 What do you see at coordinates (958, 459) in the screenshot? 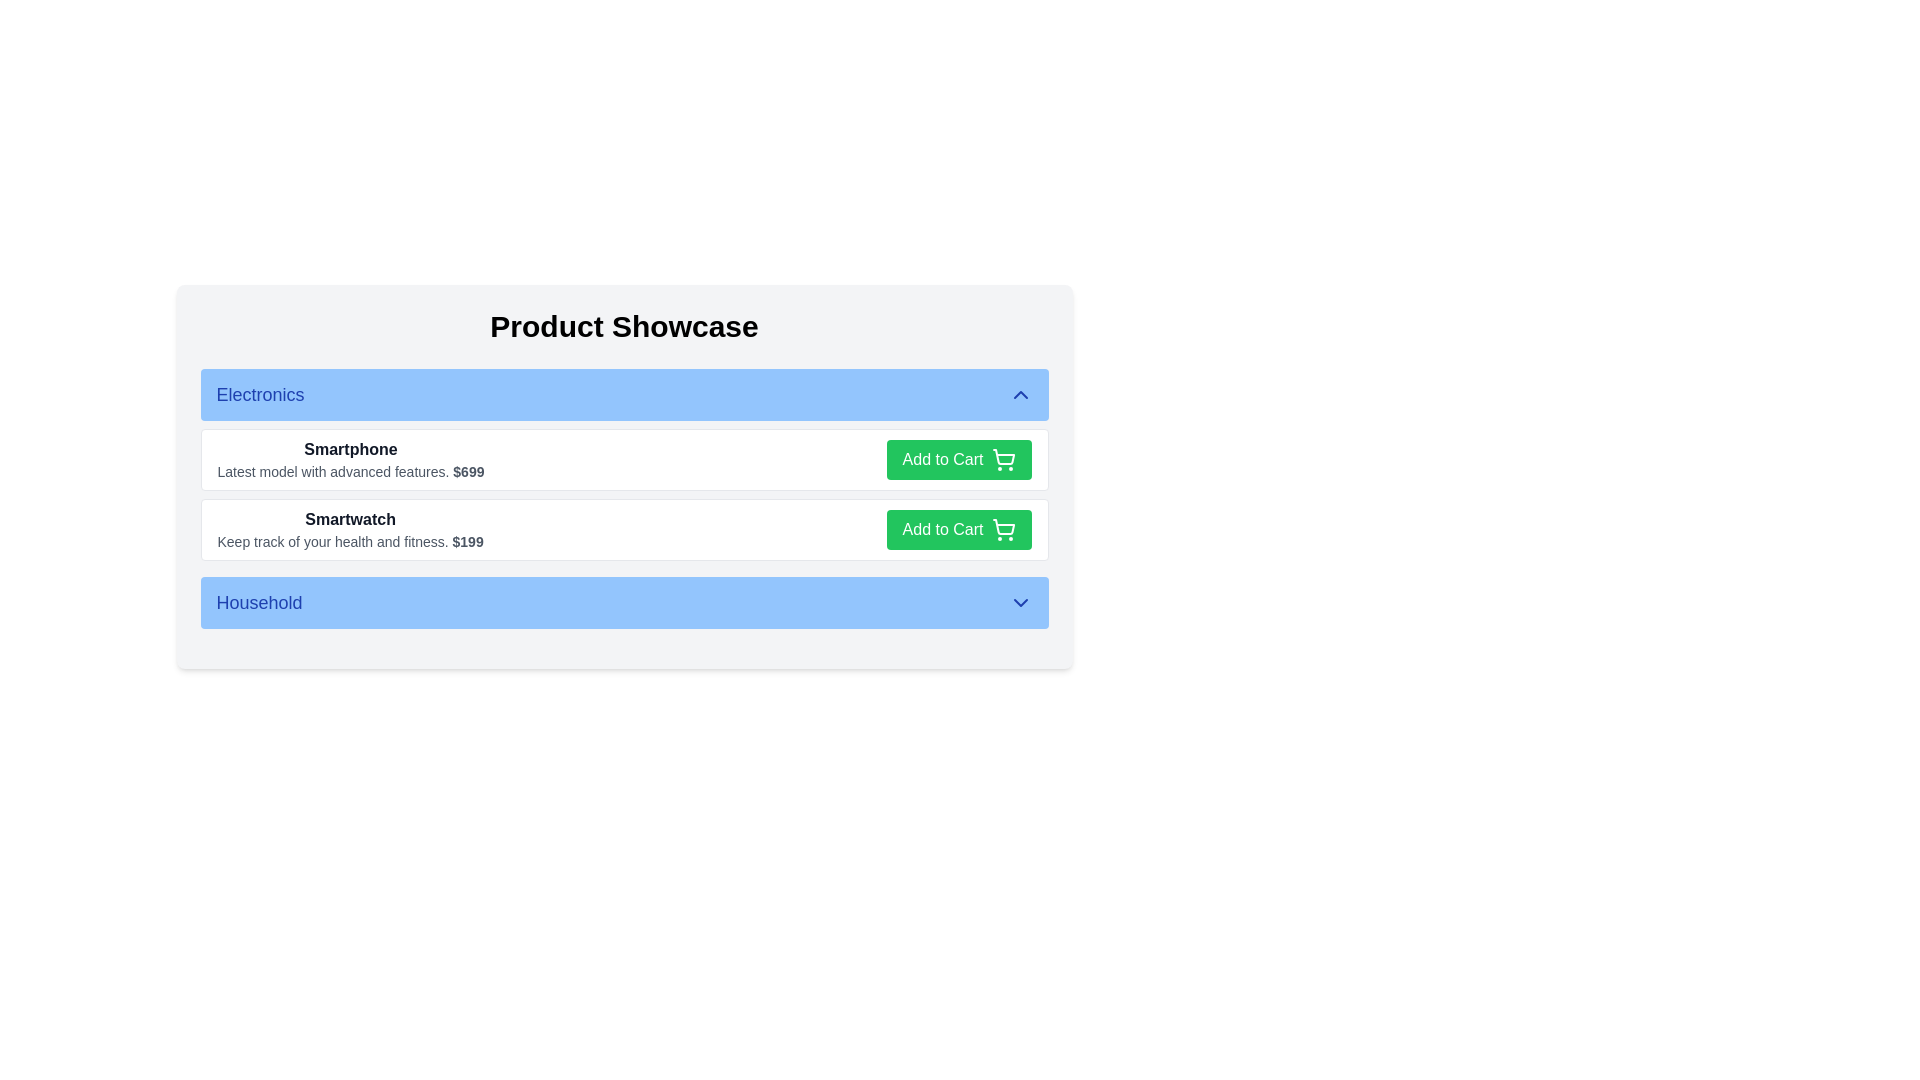
I see `the green 'Add to Cart' button with white text and cart icon for the 'Smartphone' product under the 'Electronics' category` at bounding box center [958, 459].